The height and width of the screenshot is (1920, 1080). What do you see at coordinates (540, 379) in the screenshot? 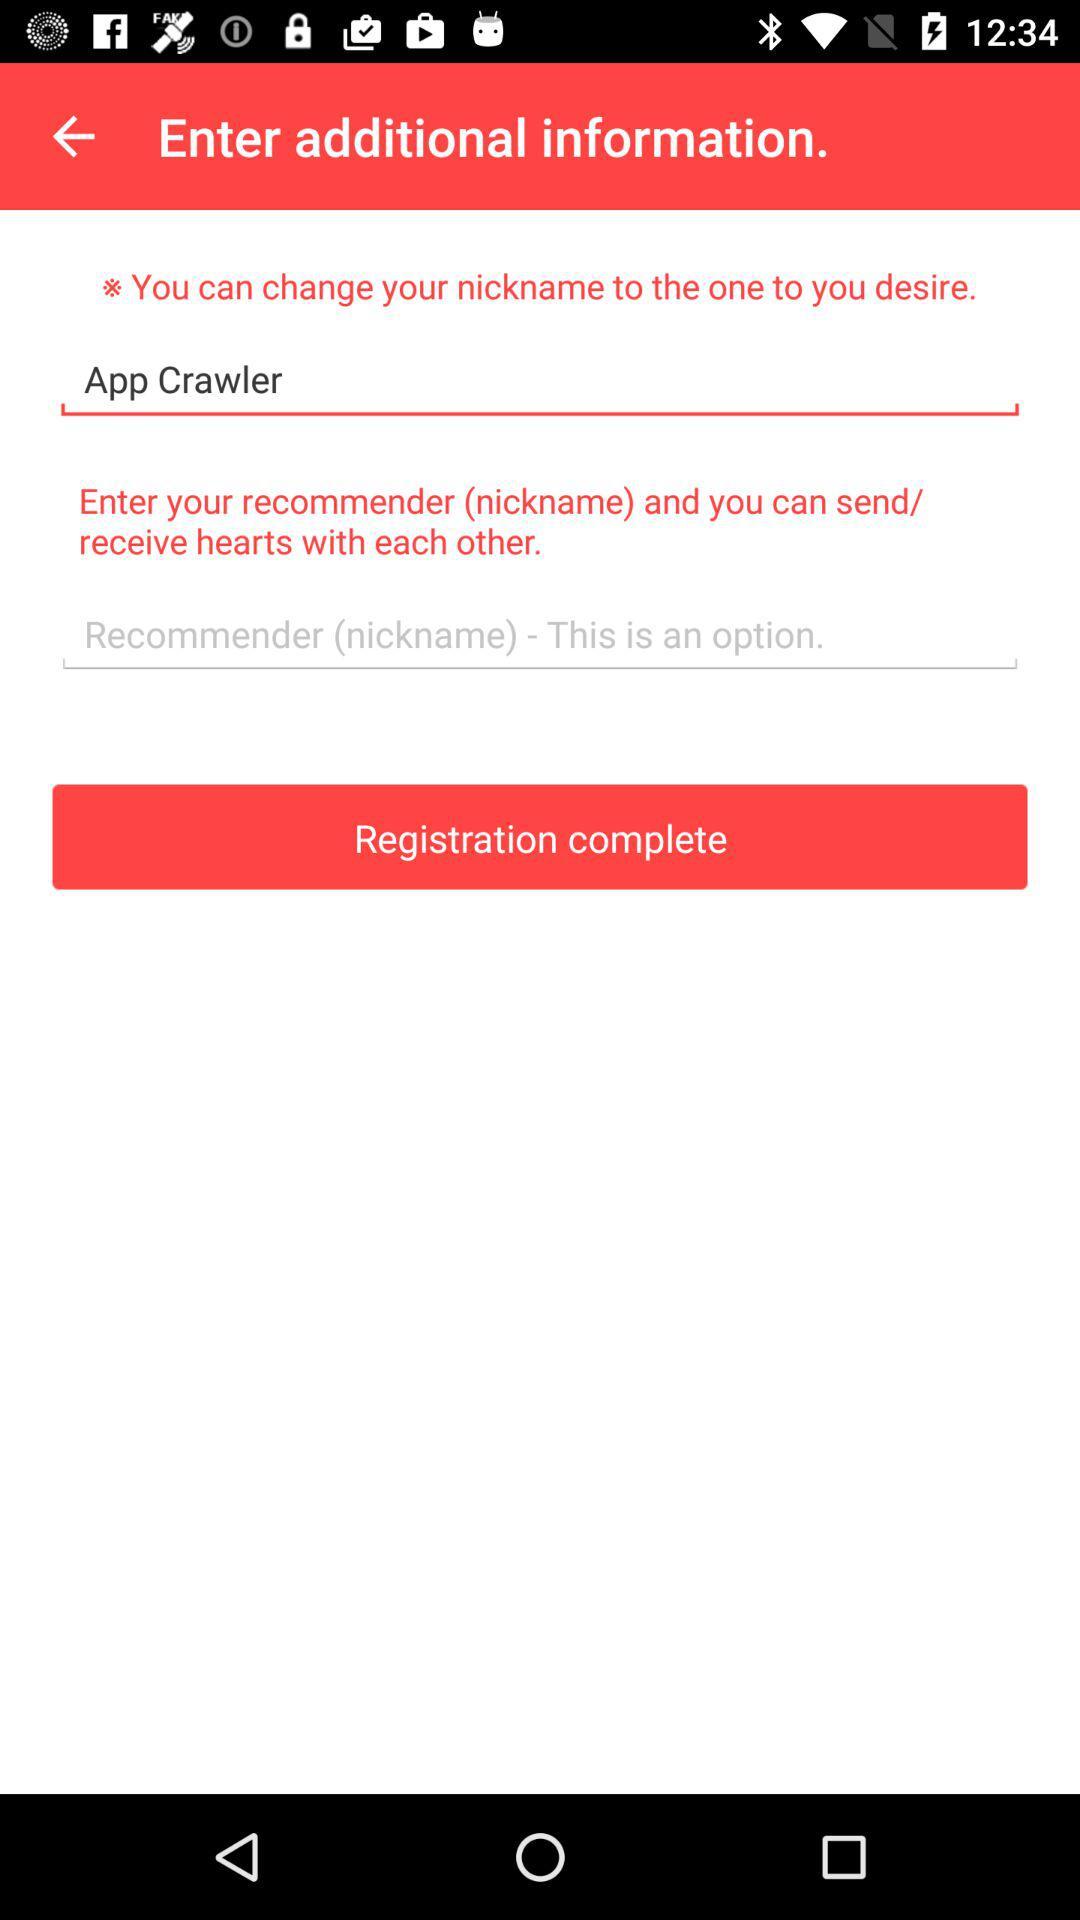
I see `icon above enter your recommender` at bounding box center [540, 379].